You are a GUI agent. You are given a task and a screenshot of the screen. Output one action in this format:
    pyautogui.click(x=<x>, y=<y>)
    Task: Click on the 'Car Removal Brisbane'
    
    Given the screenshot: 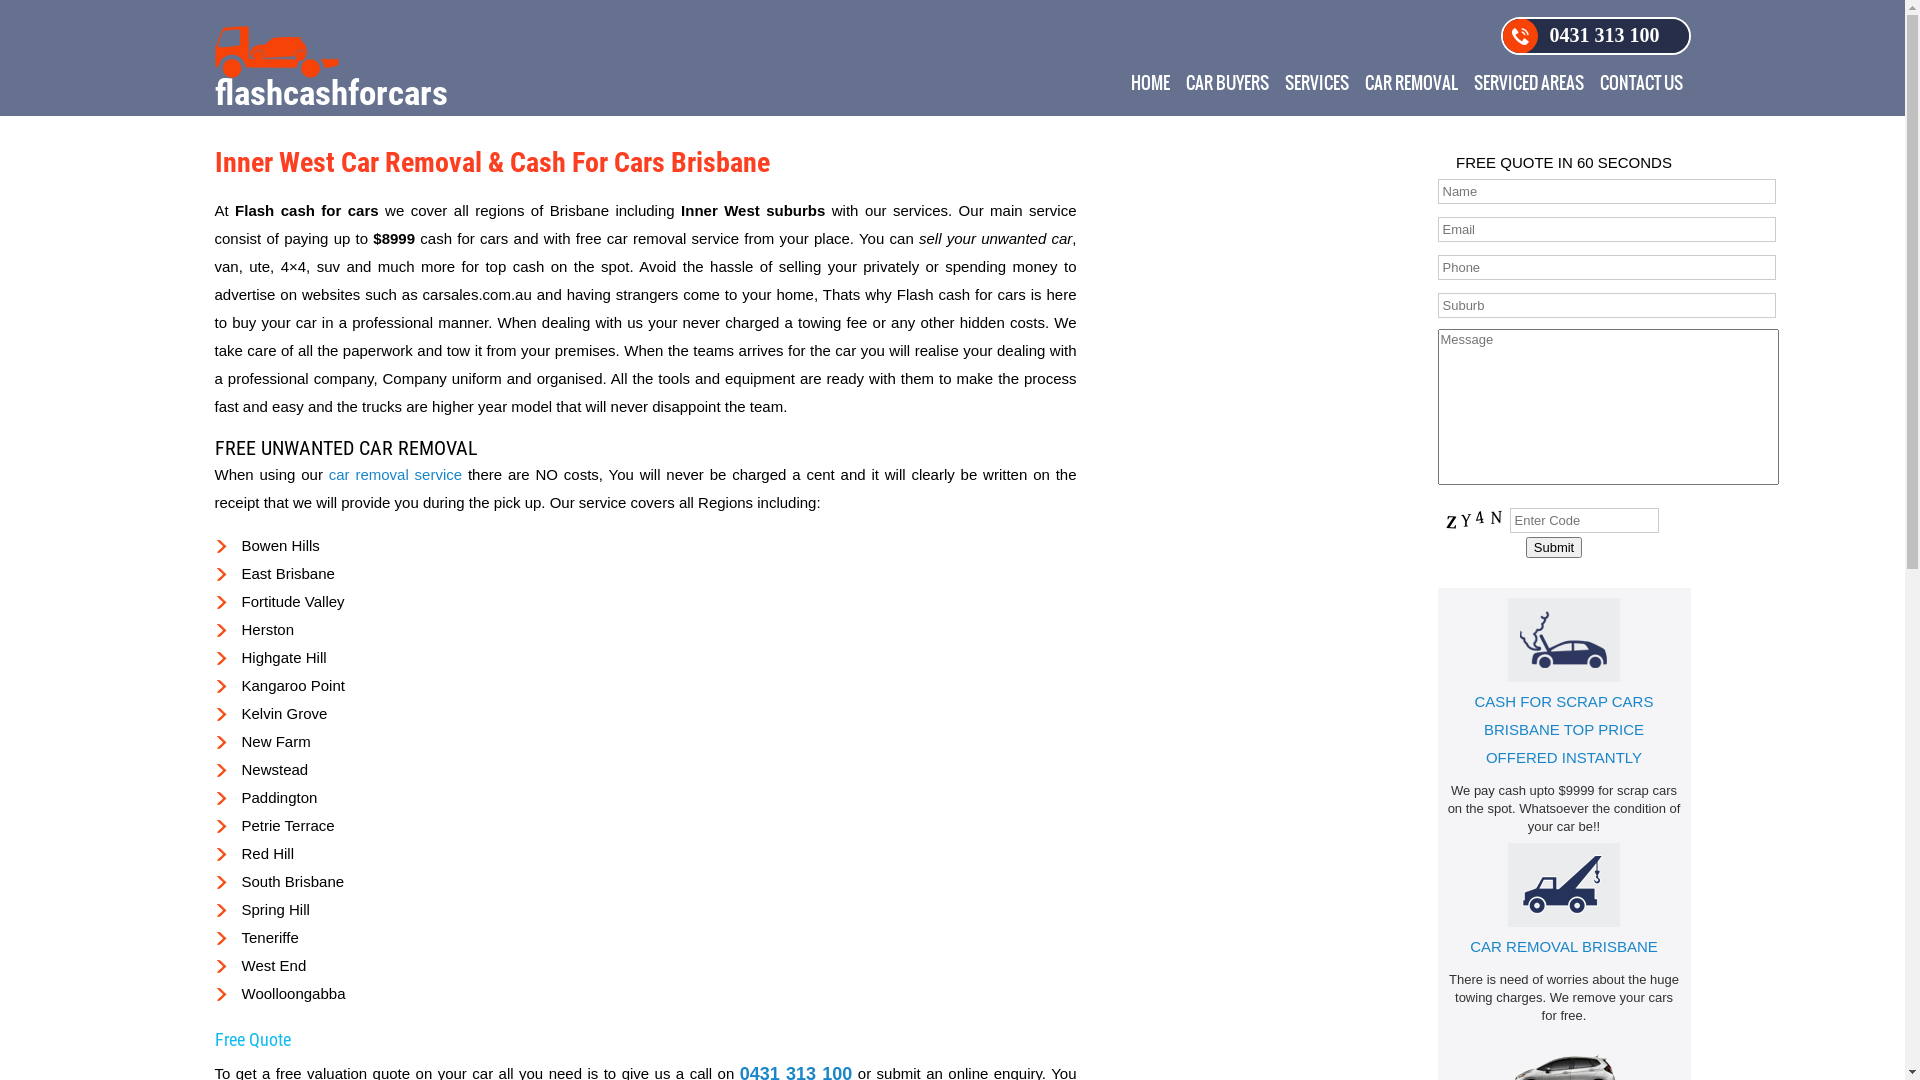 What is the action you would take?
    pyautogui.click(x=1563, y=883)
    